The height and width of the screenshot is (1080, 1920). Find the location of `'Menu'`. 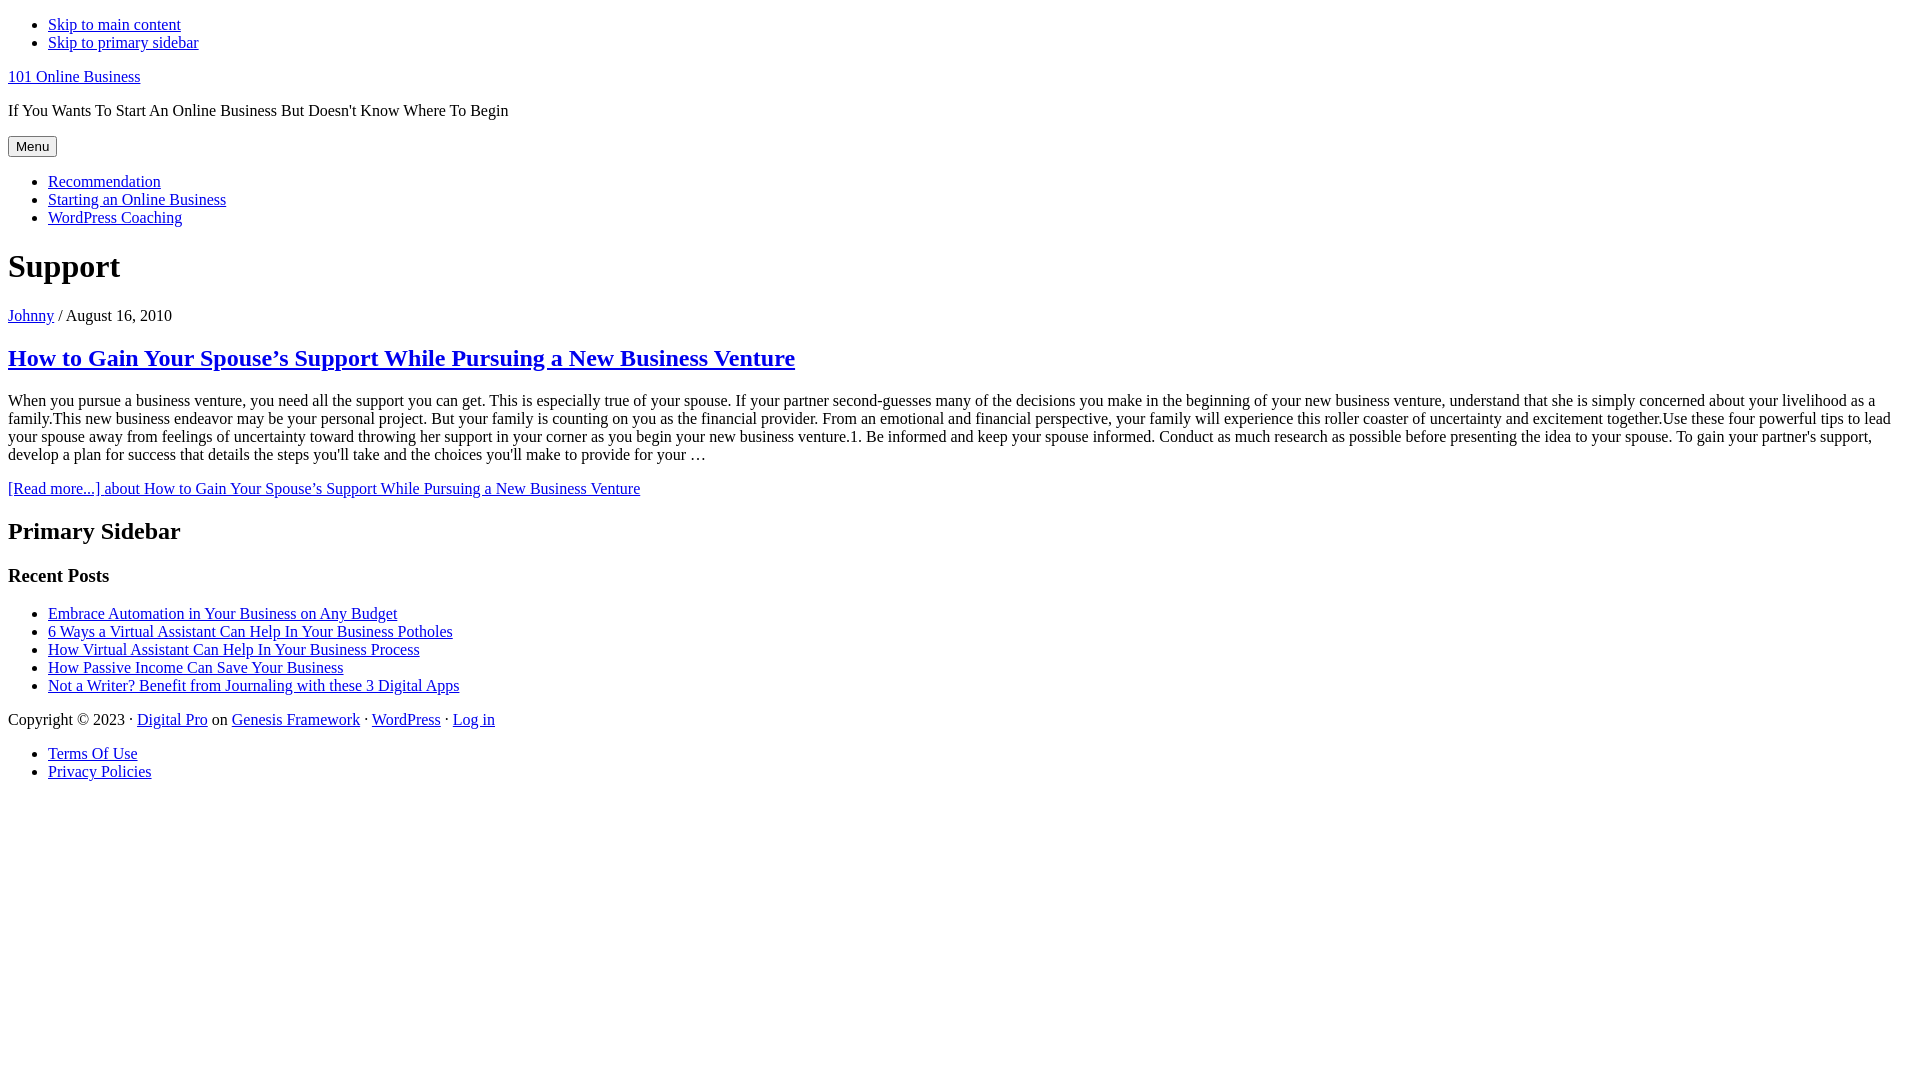

'Menu' is located at coordinates (32, 145).